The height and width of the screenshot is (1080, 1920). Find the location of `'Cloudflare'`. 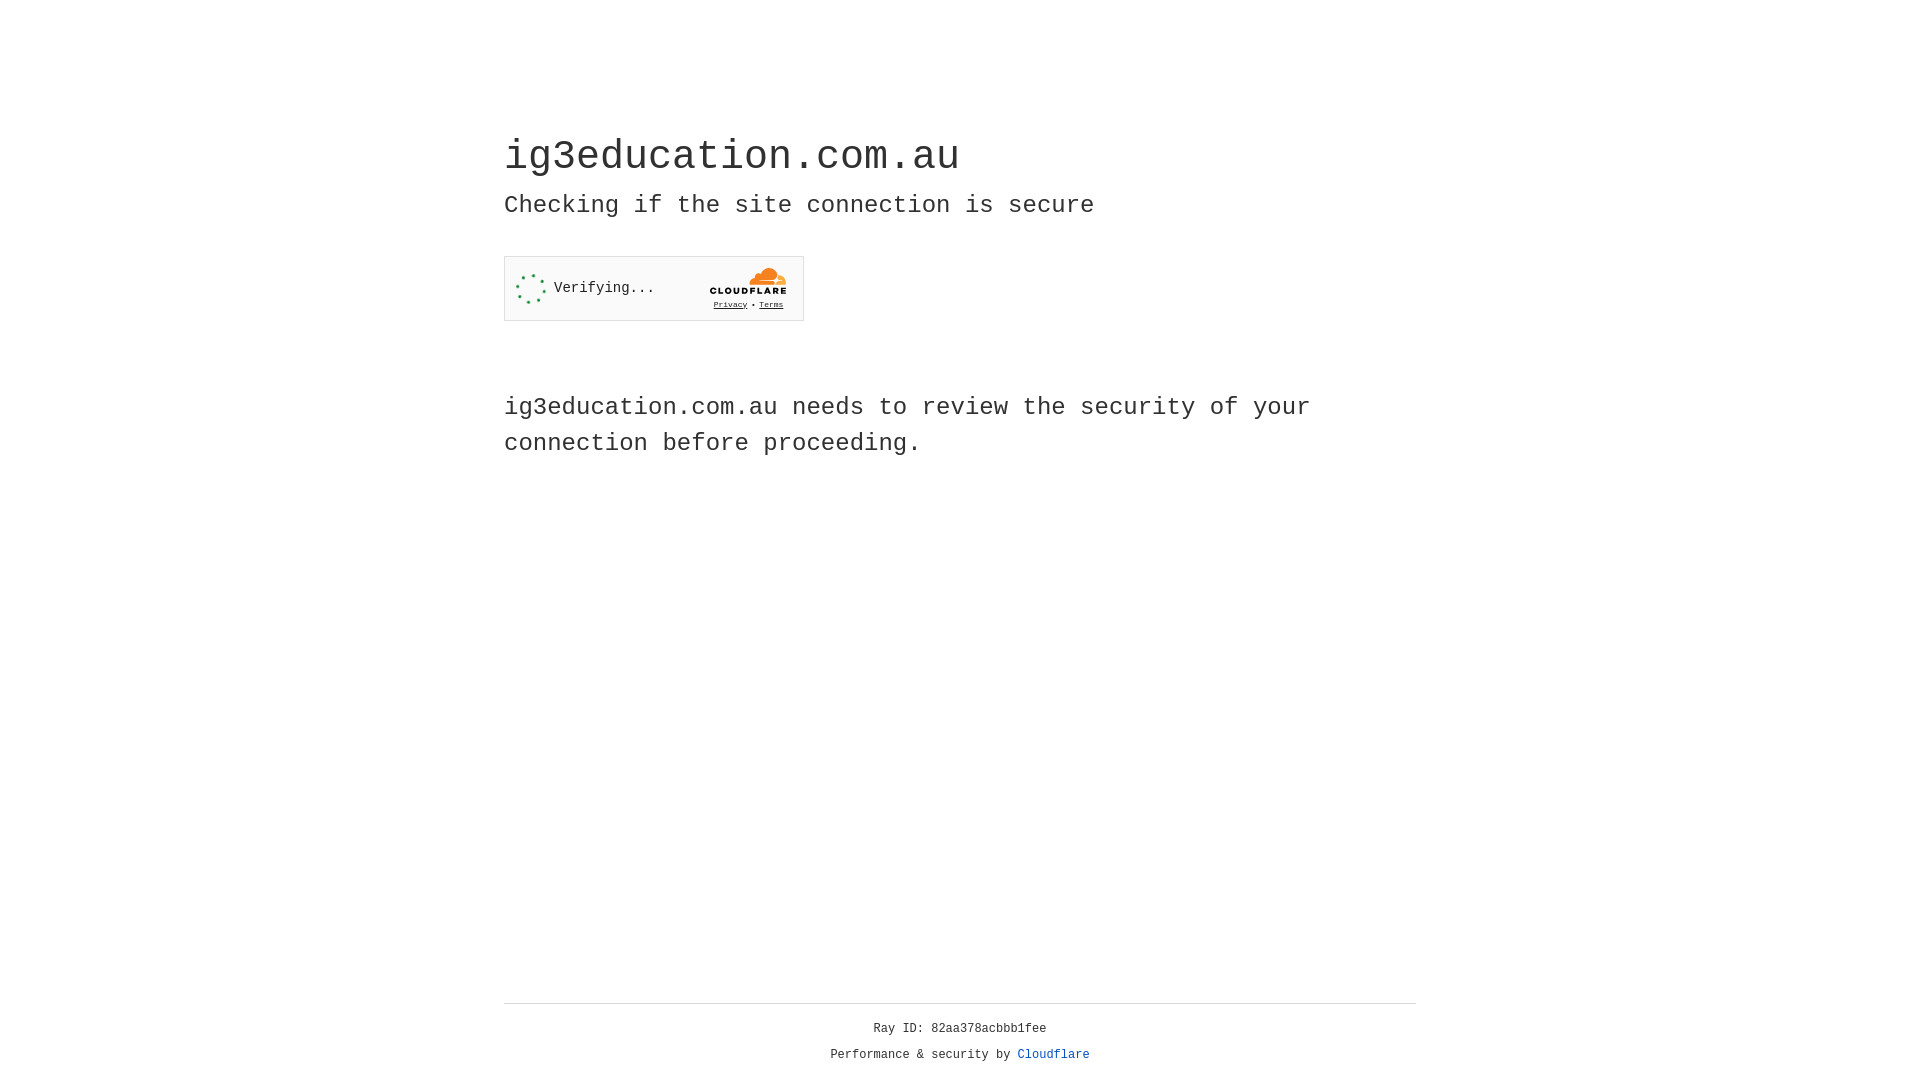

'Cloudflare' is located at coordinates (1017, 1054).